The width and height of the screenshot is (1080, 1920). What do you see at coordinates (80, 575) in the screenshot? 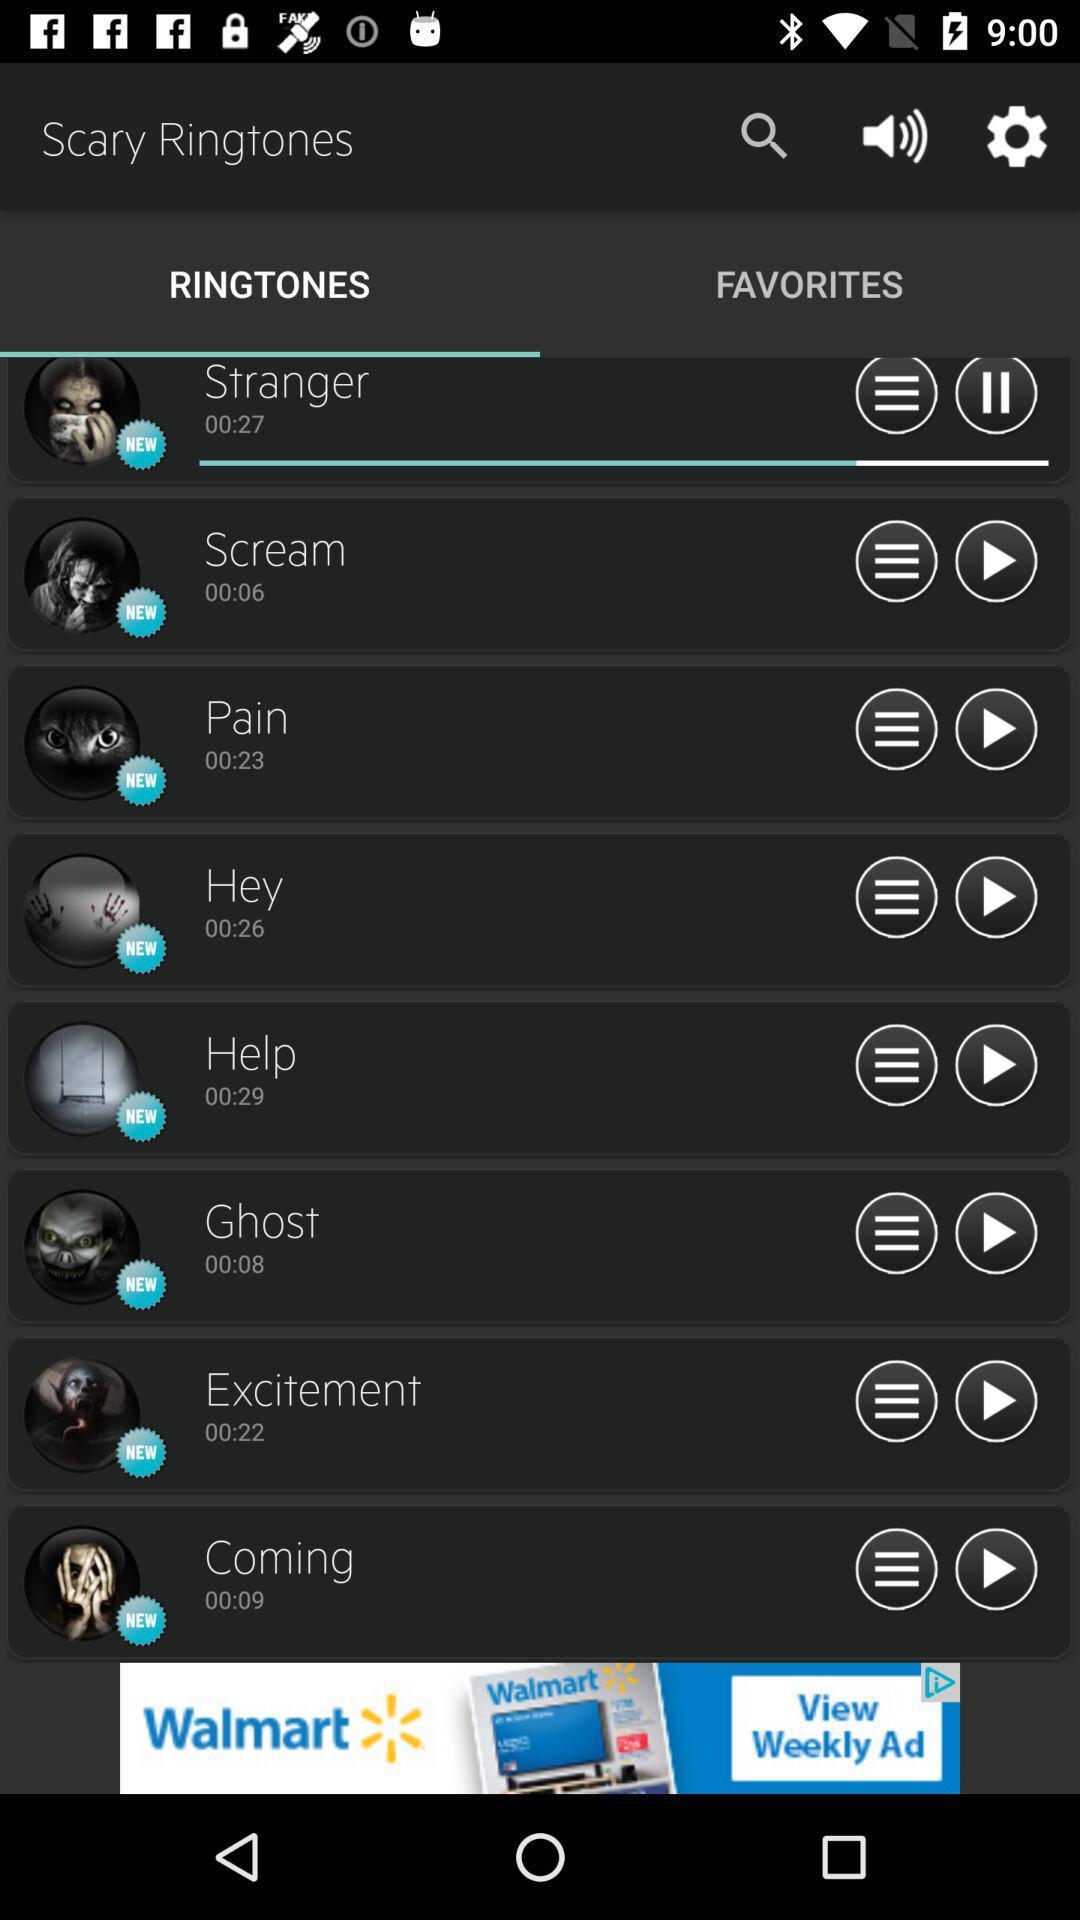
I see `open track` at bounding box center [80, 575].